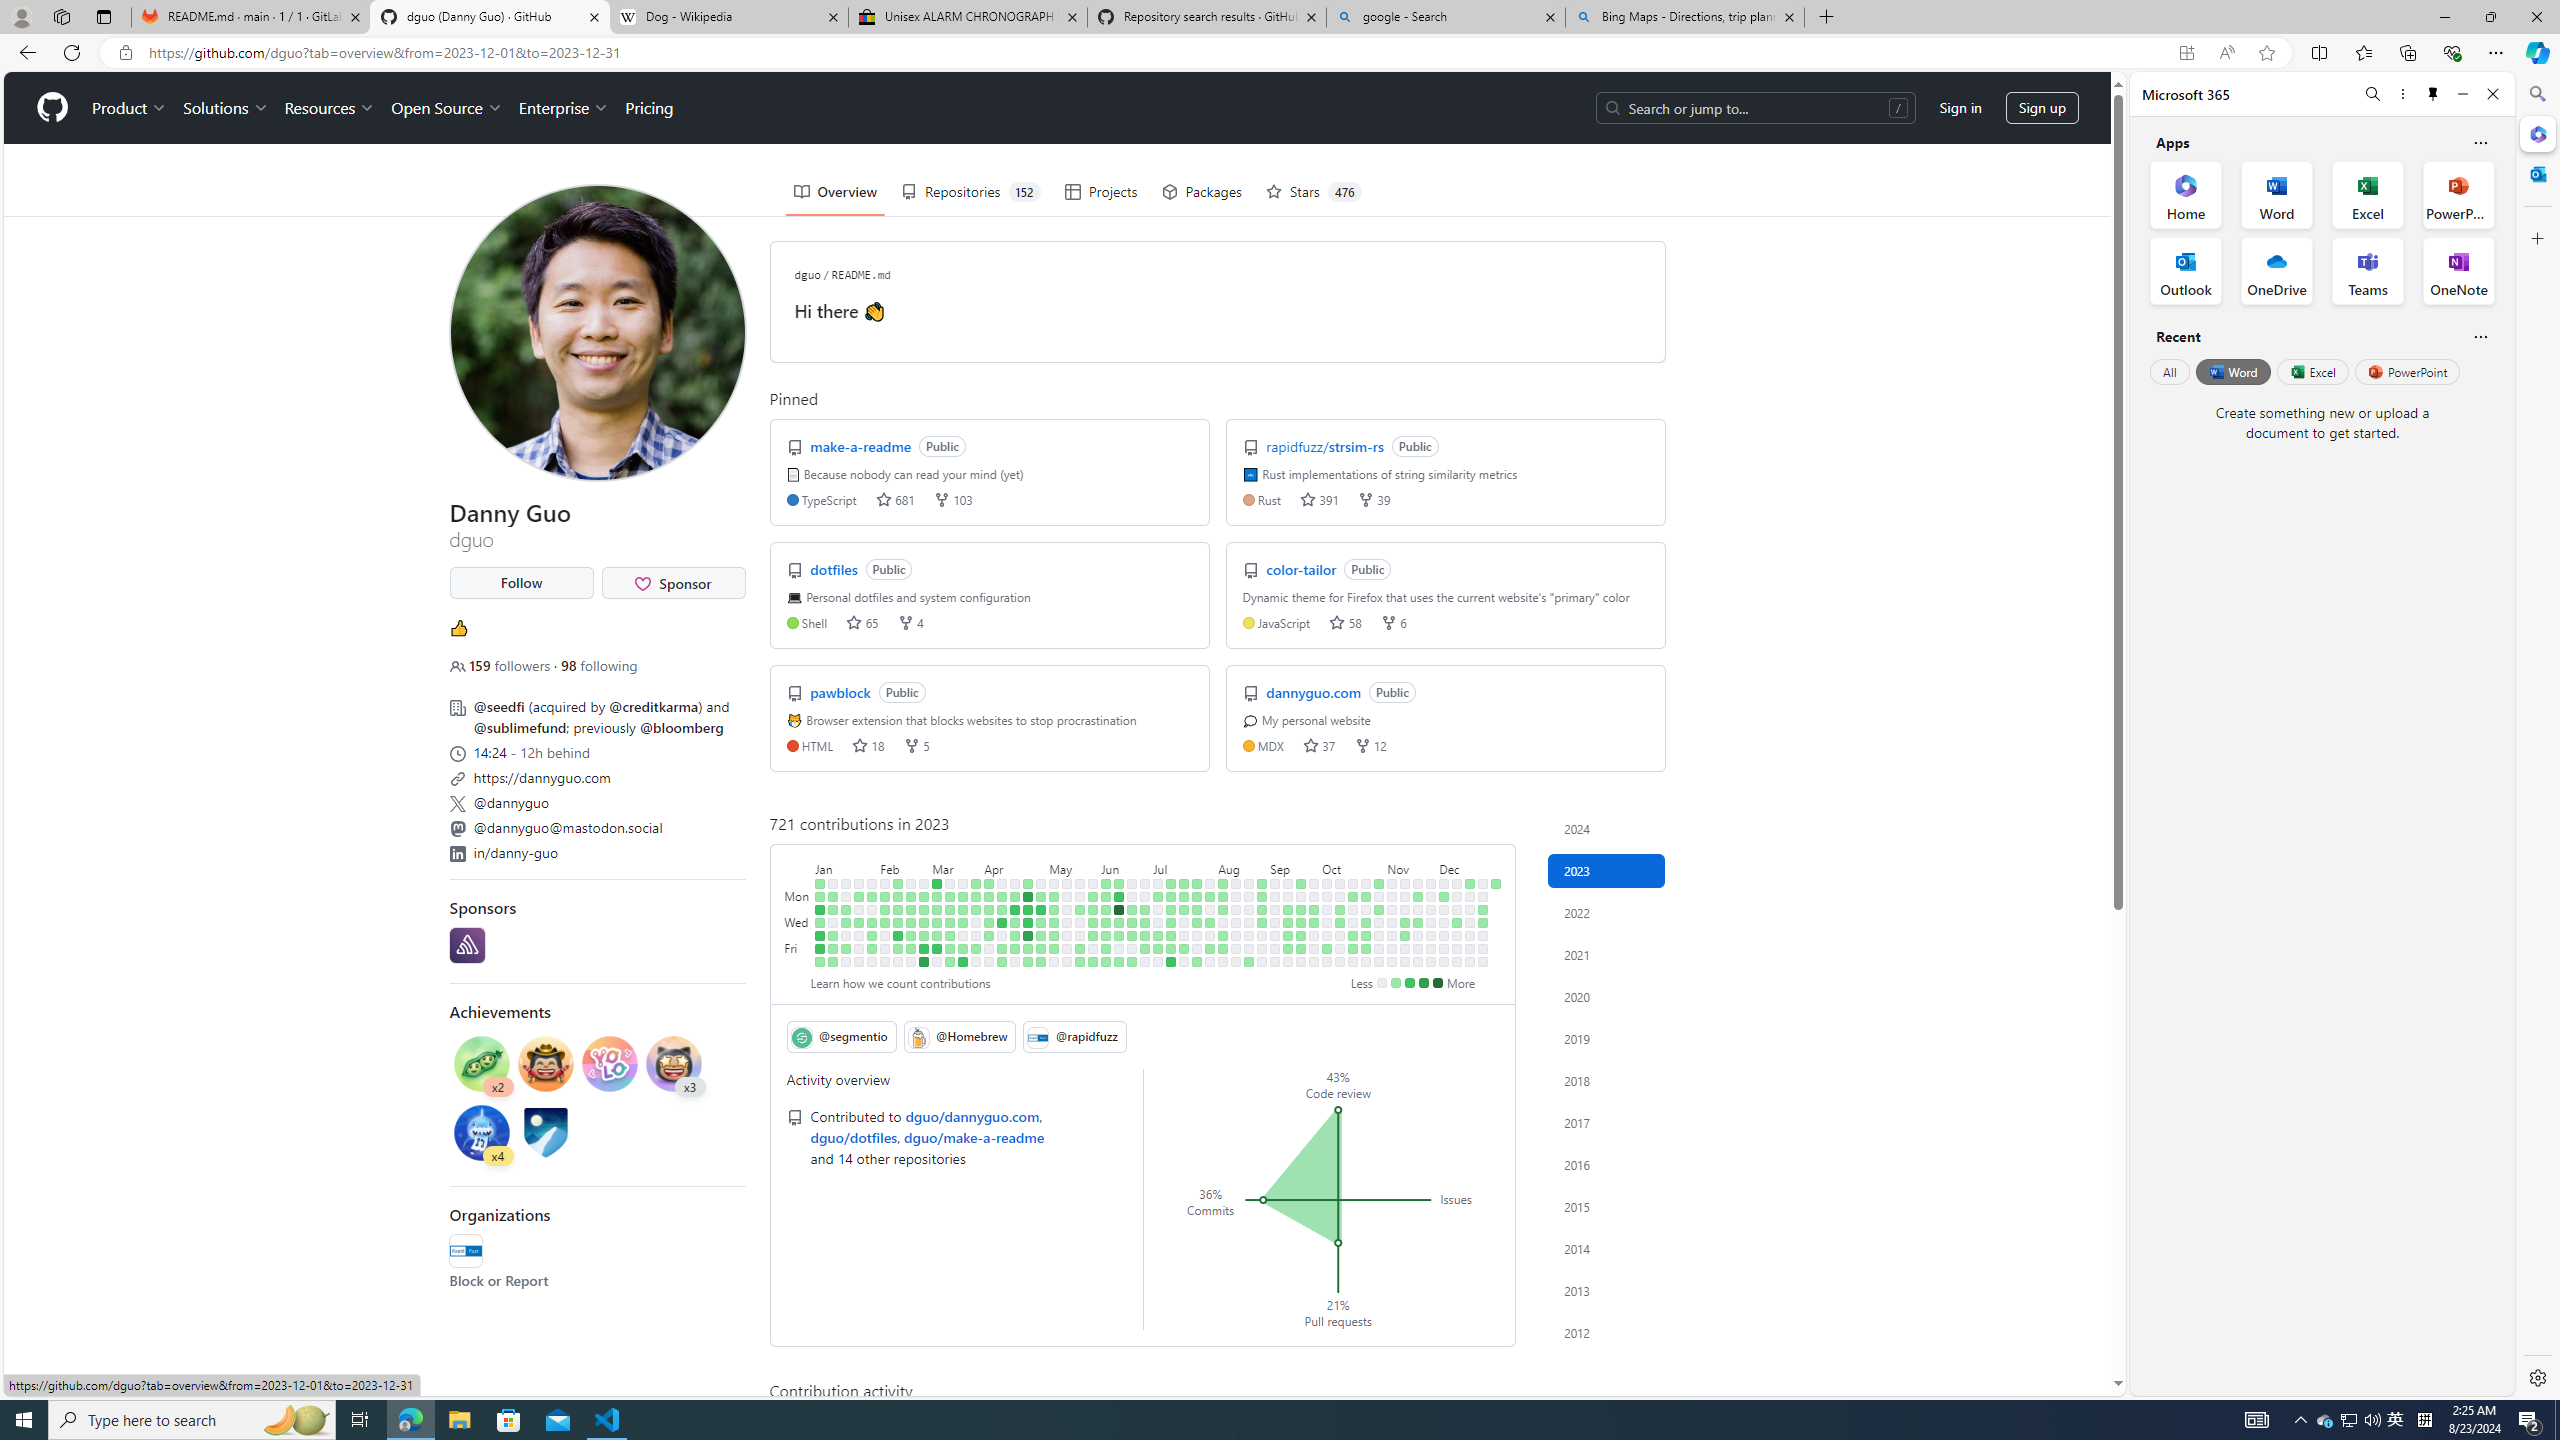  I want to click on '1 contribution on February 3rd.', so click(872, 947).